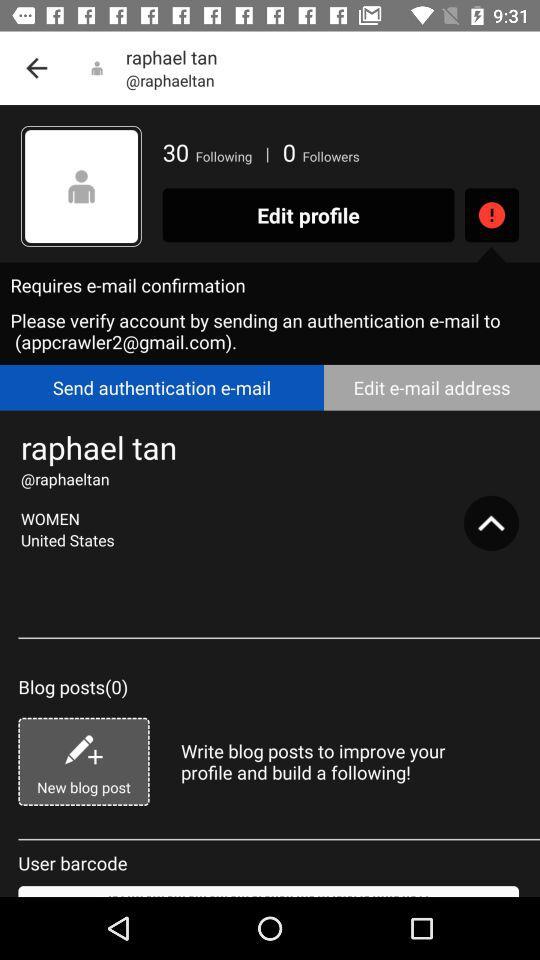  Describe the element at coordinates (490, 522) in the screenshot. I see `the expand_less icon` at that location.